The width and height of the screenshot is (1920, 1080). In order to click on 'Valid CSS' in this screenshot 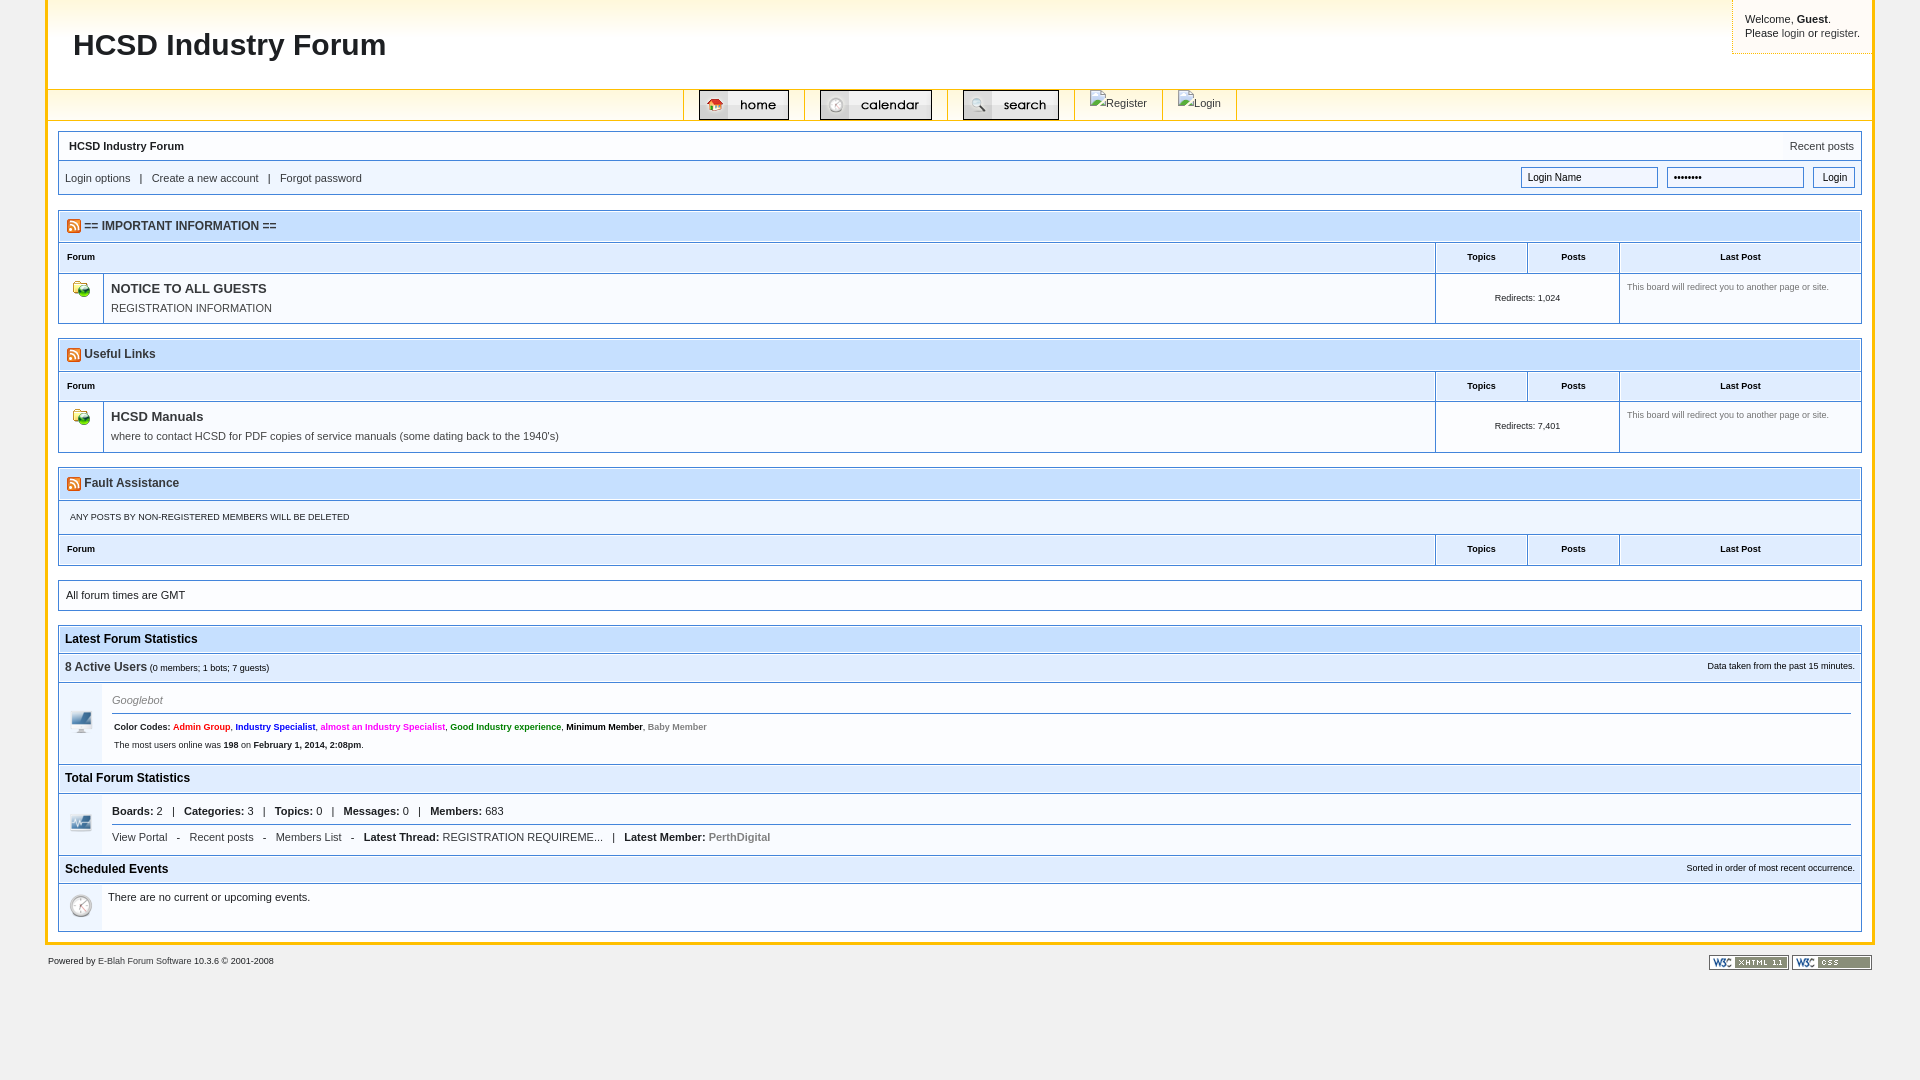, I will do `click(1791, 961)`.